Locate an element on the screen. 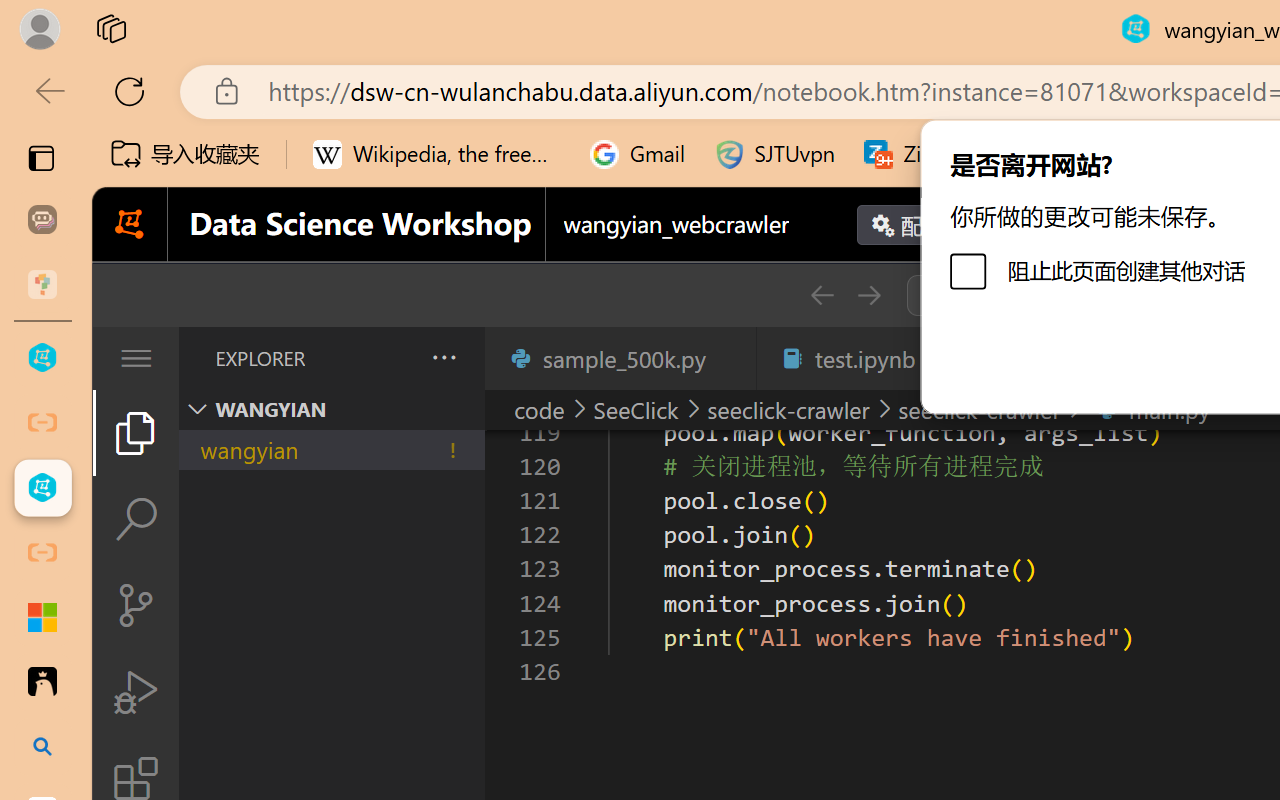 Image resolution: width=1280 pixels, height=800 pixels. 'Views and More Actions...' is located at coordinates (441, 357).